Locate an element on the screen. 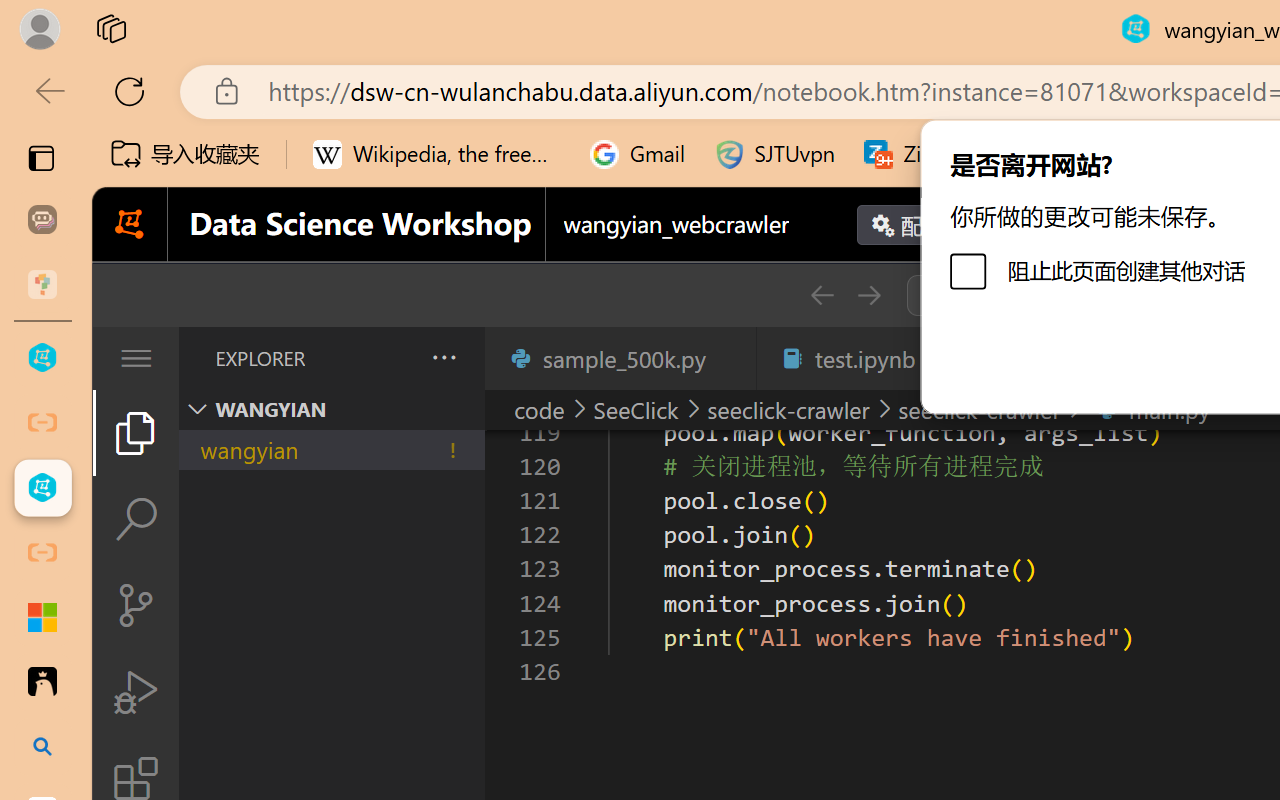 Image resolution: width=1280 pixels, height=800 pixels. 'Views and More Actions...' is located at coordinates (441, 357).